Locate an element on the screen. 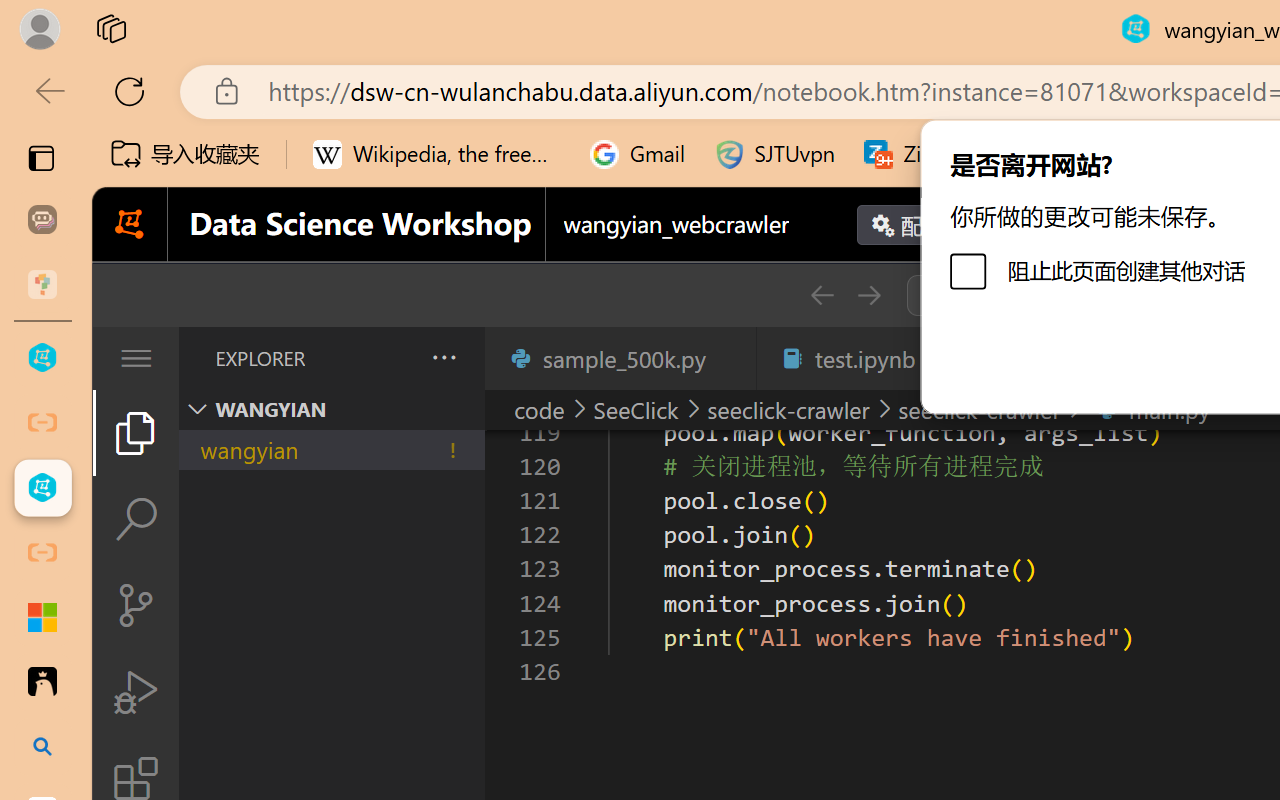 Image resolution: width=1280 pixels, height=800 pixels. 'Views and More Actions...' is located at coordinates (441, 357).